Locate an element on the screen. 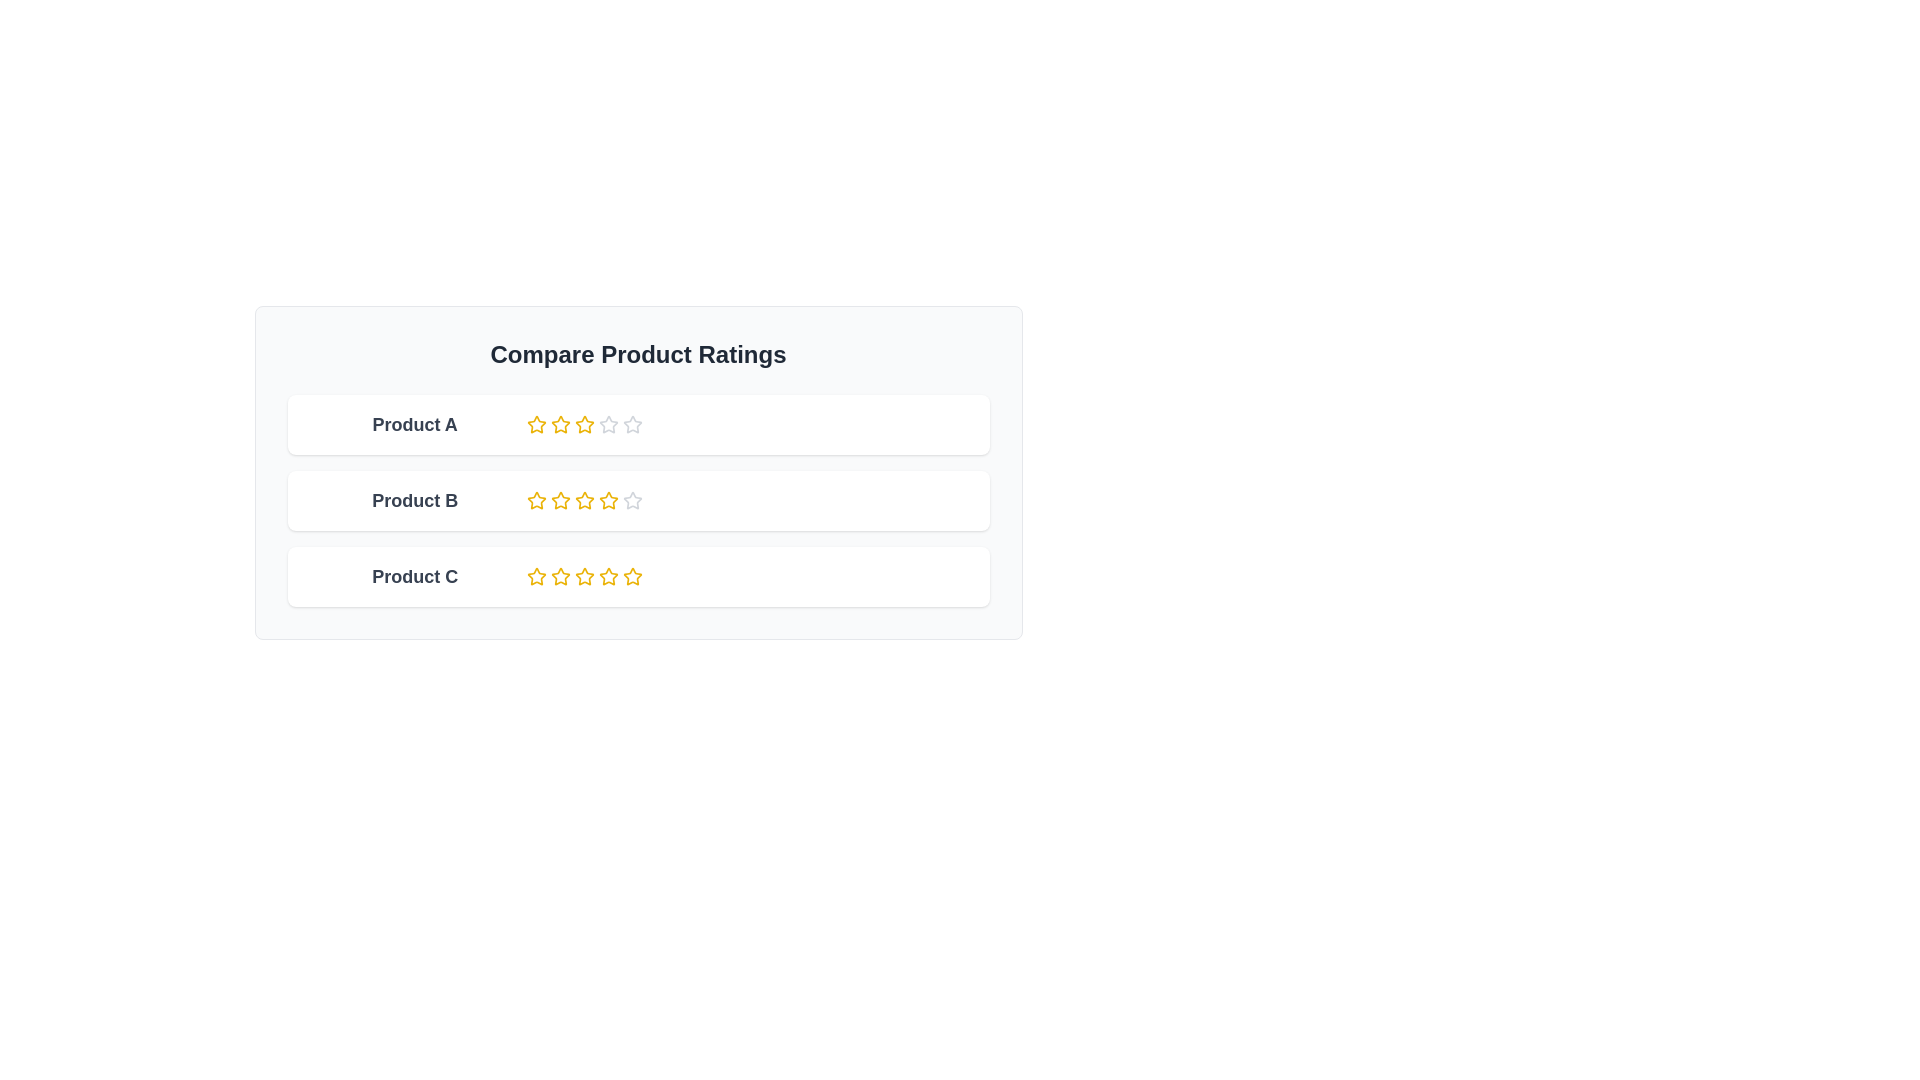 The image size is (1920, 1080). the fourth gray star icon in the horizontal sequence of rating stars for 'Product A' in the 'Compare Product Ratings' section to interact with the rating system is located at coordinates (631, 423).